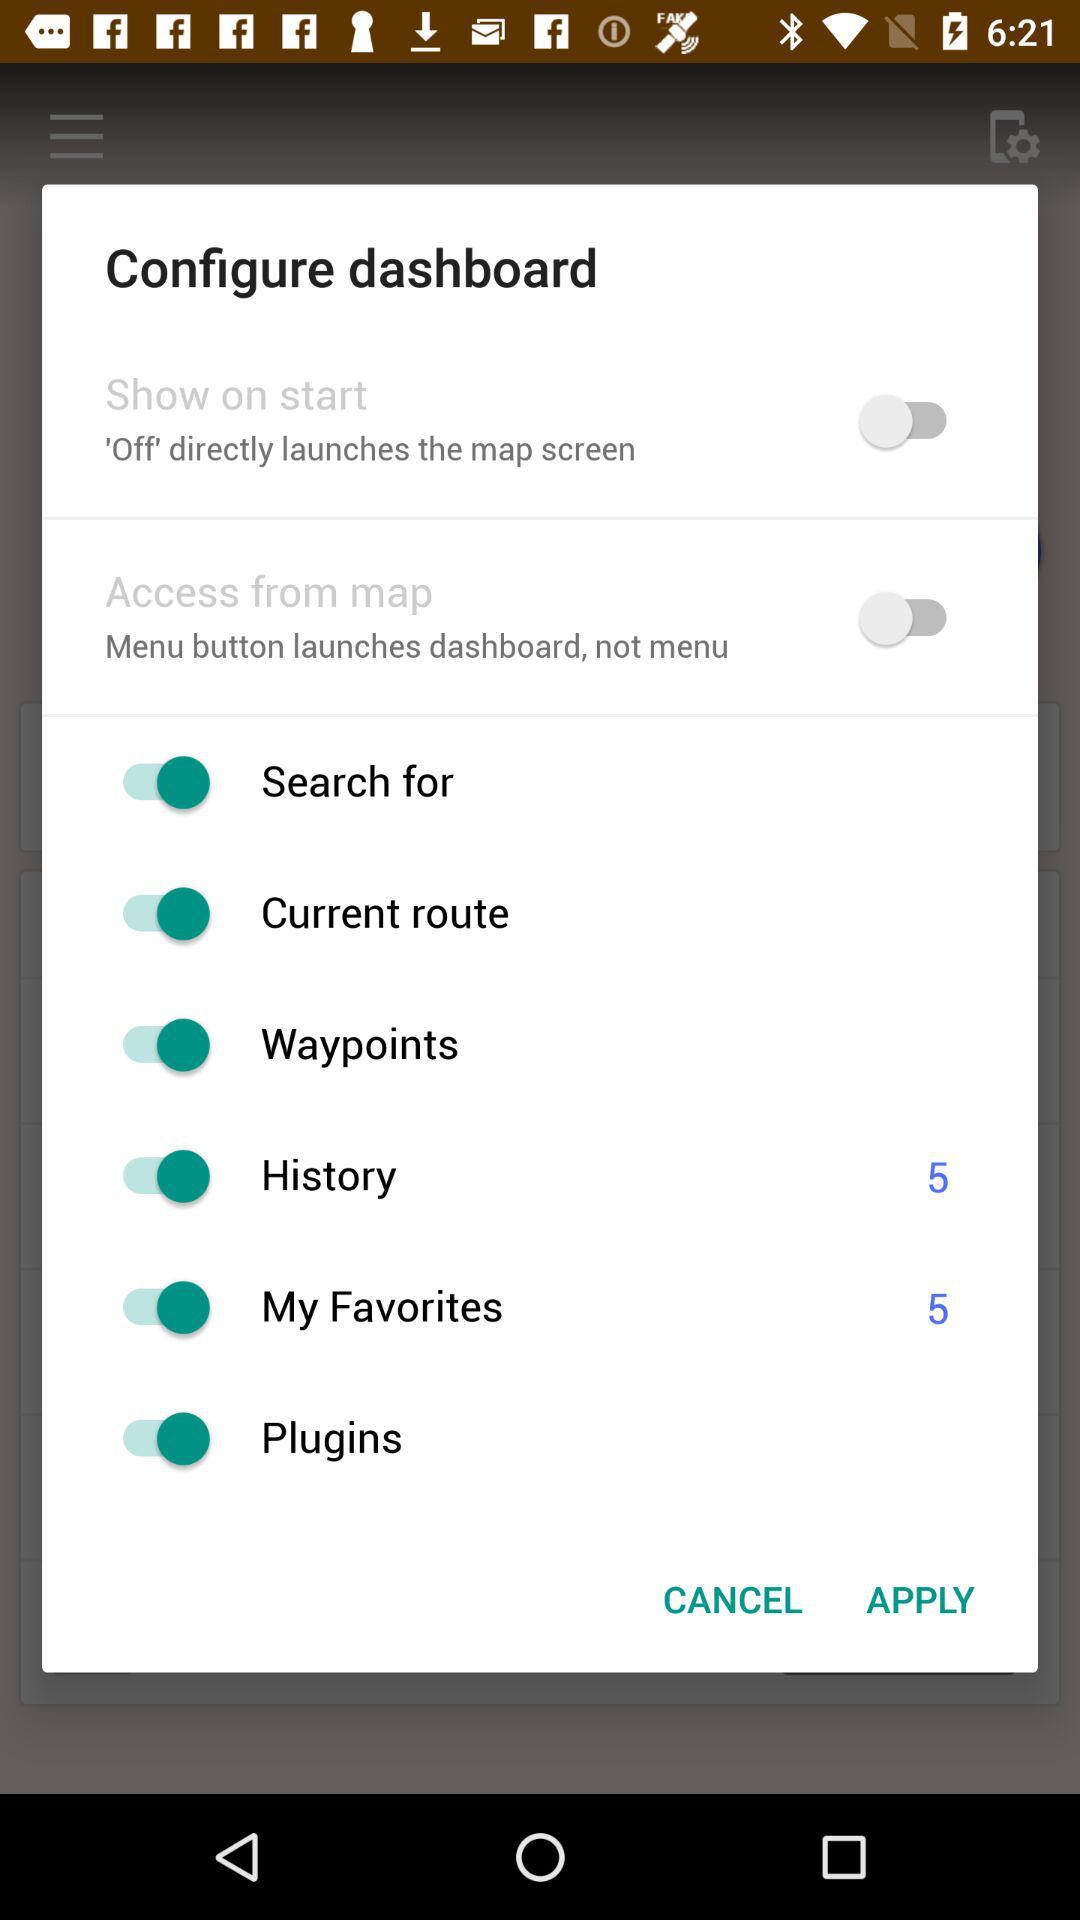 The image size is (1080, 1920). Describe the element at coordinates (920, 1597) in the screenshot. I see `item next to the cancel icon` at that location.